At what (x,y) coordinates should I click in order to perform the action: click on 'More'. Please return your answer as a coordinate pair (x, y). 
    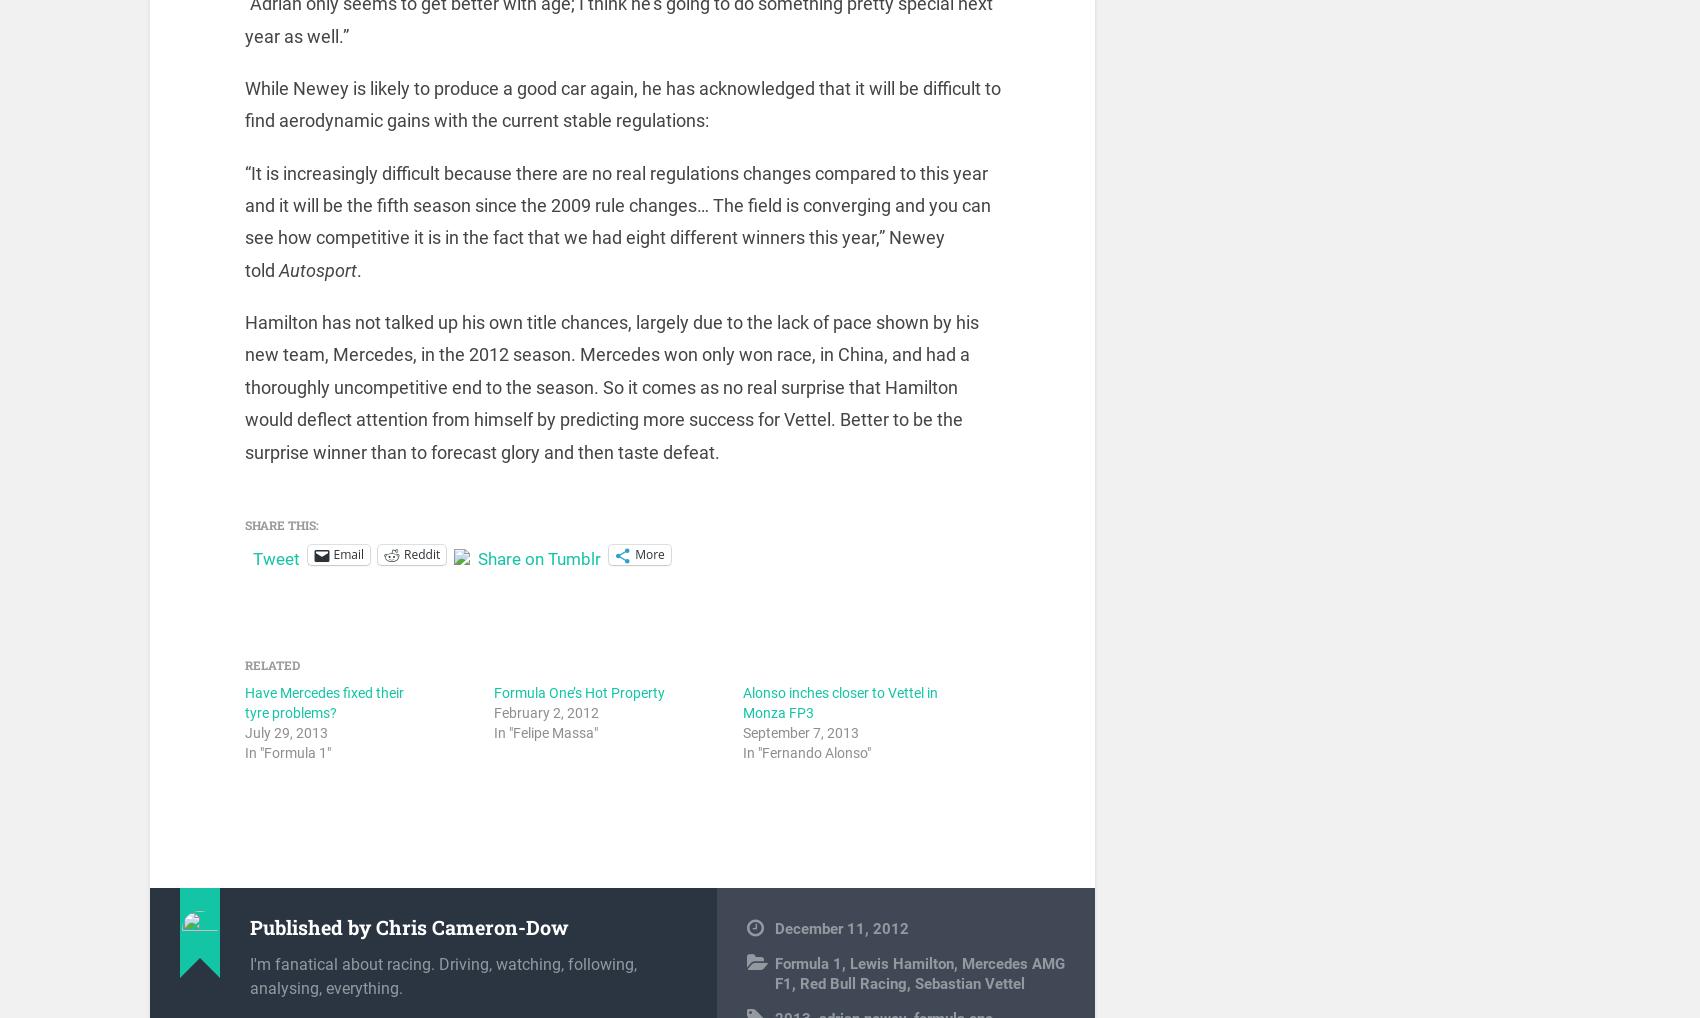
    Looking at the image, I should click on (649, 566).